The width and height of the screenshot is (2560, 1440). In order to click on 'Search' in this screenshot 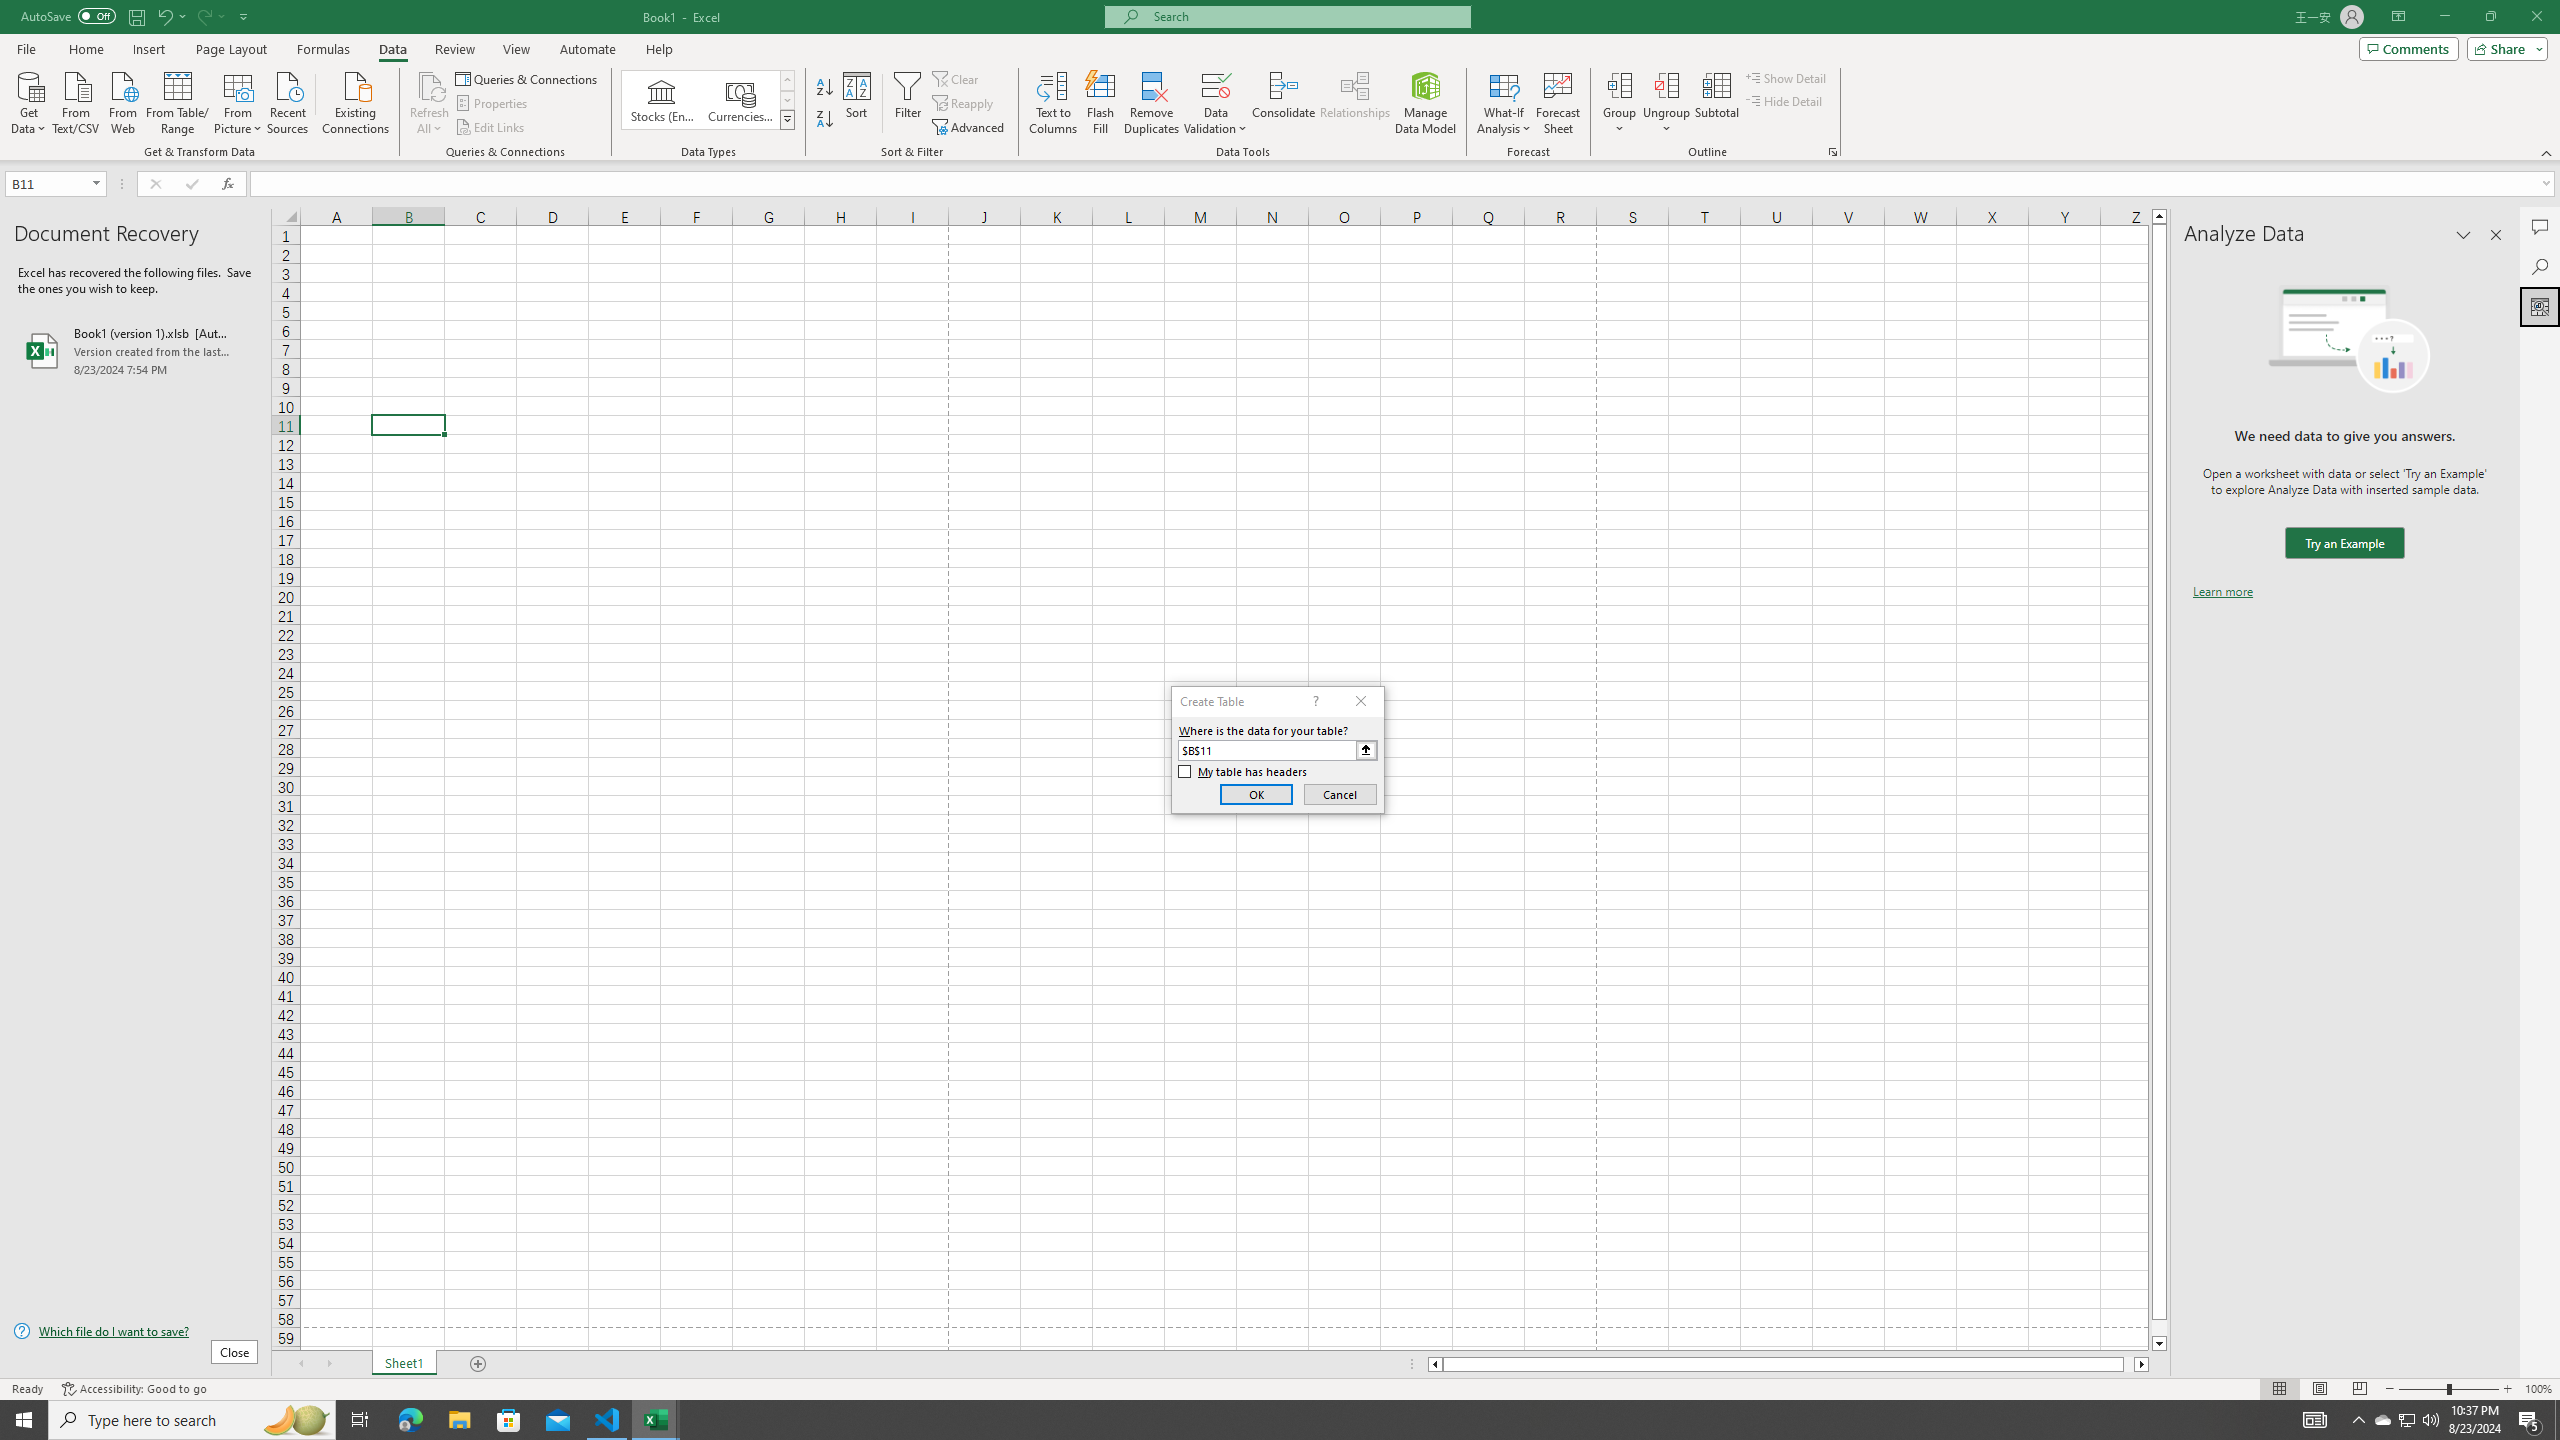, I will do `click(2539, 267)`.